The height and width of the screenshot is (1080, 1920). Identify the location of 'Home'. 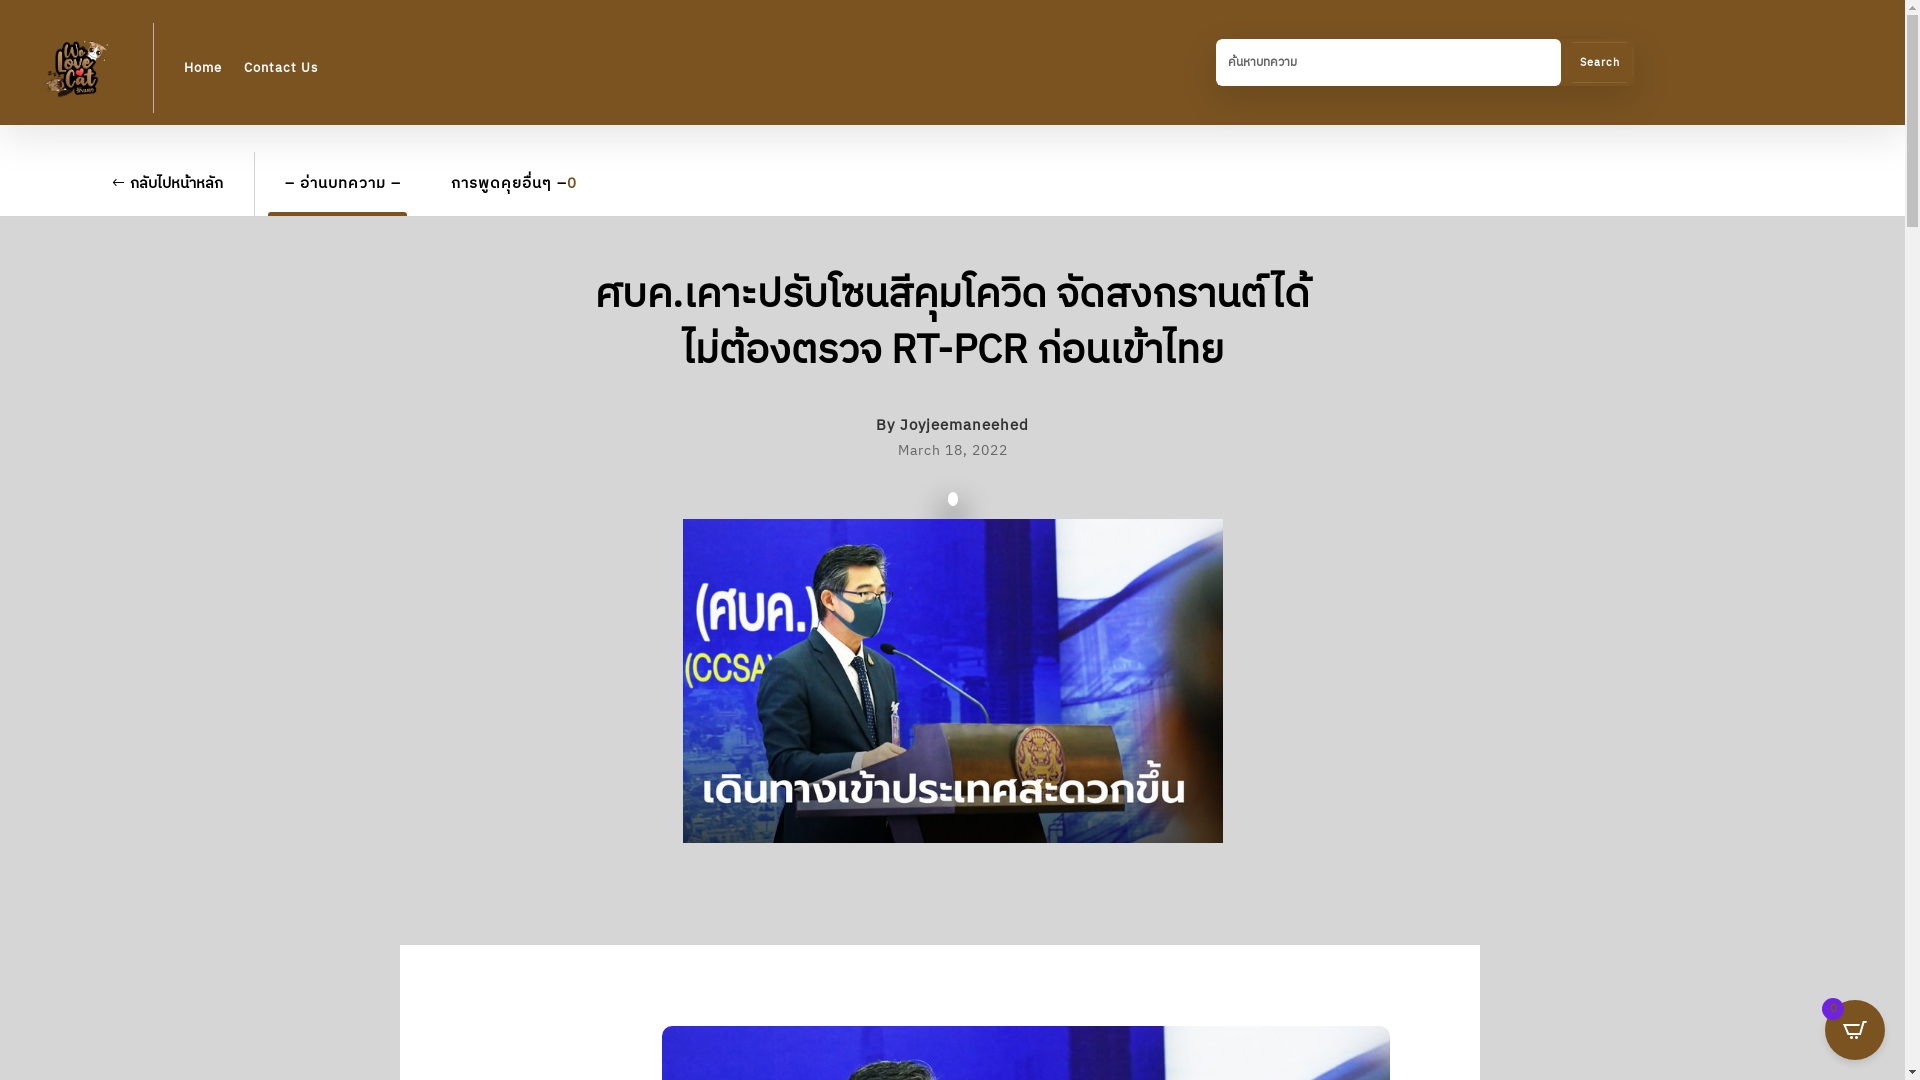
(202, 67).